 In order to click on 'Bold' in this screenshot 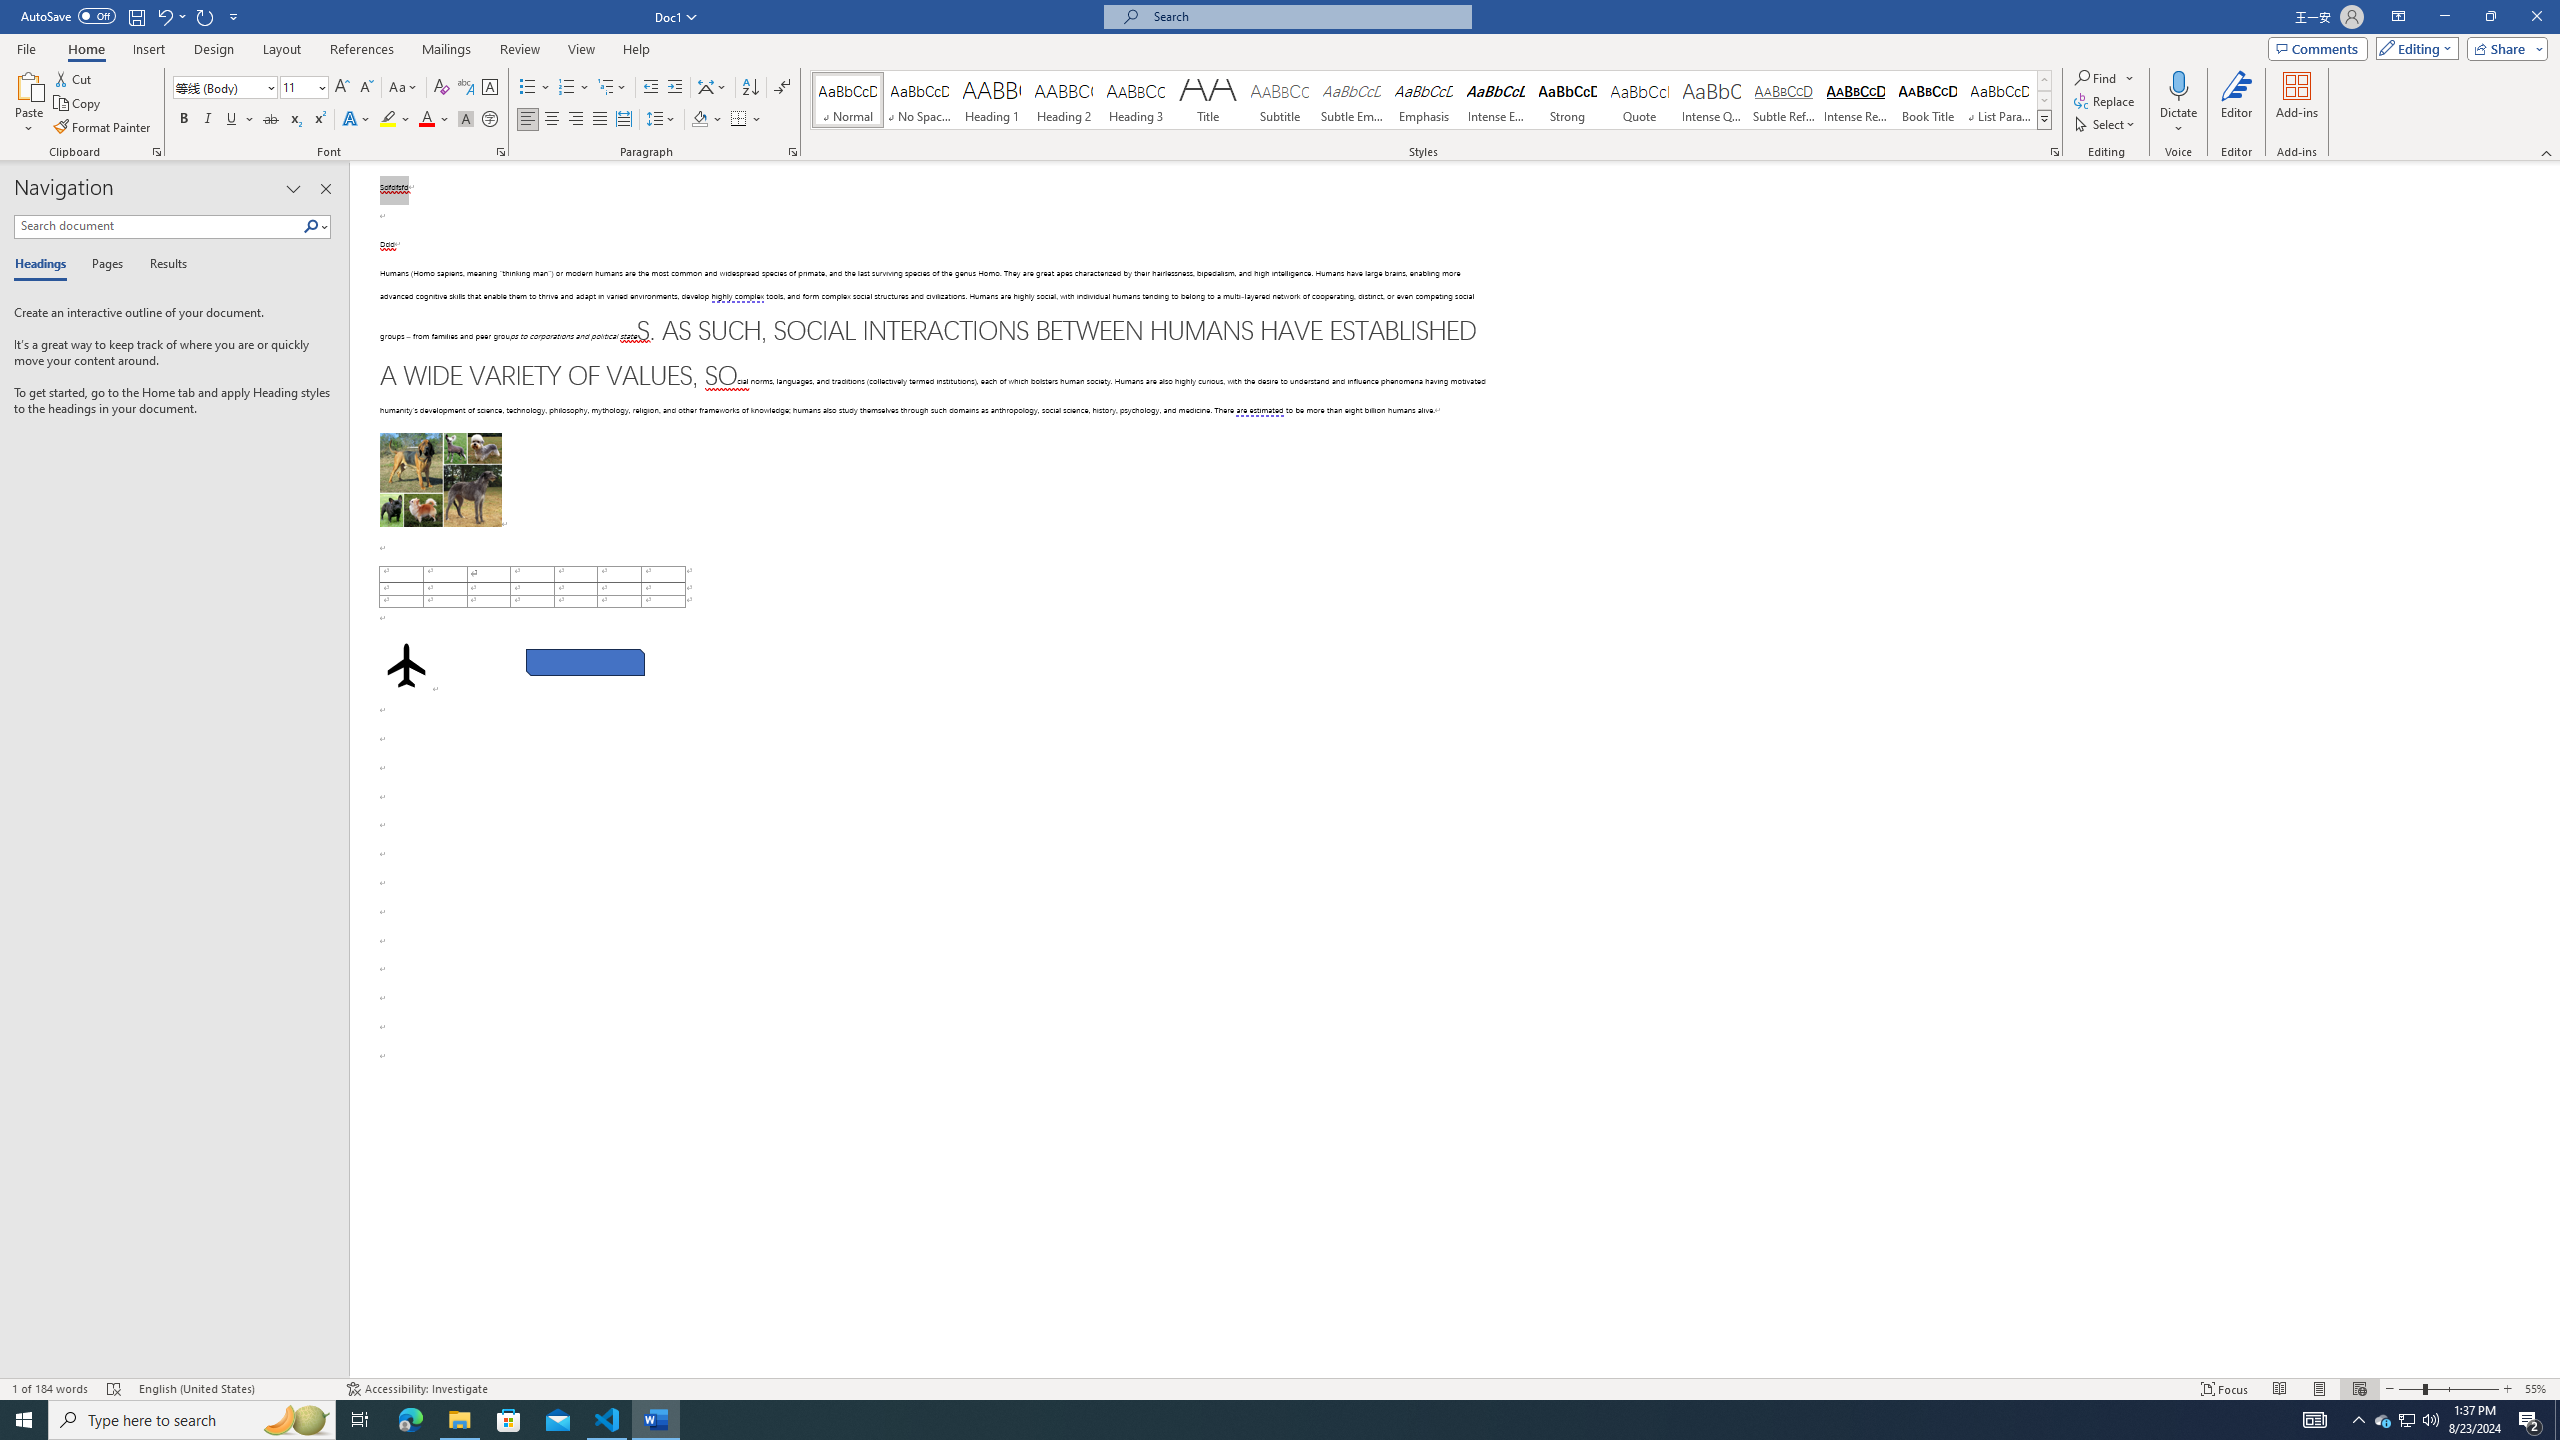, I will do `click(183, 118)`.